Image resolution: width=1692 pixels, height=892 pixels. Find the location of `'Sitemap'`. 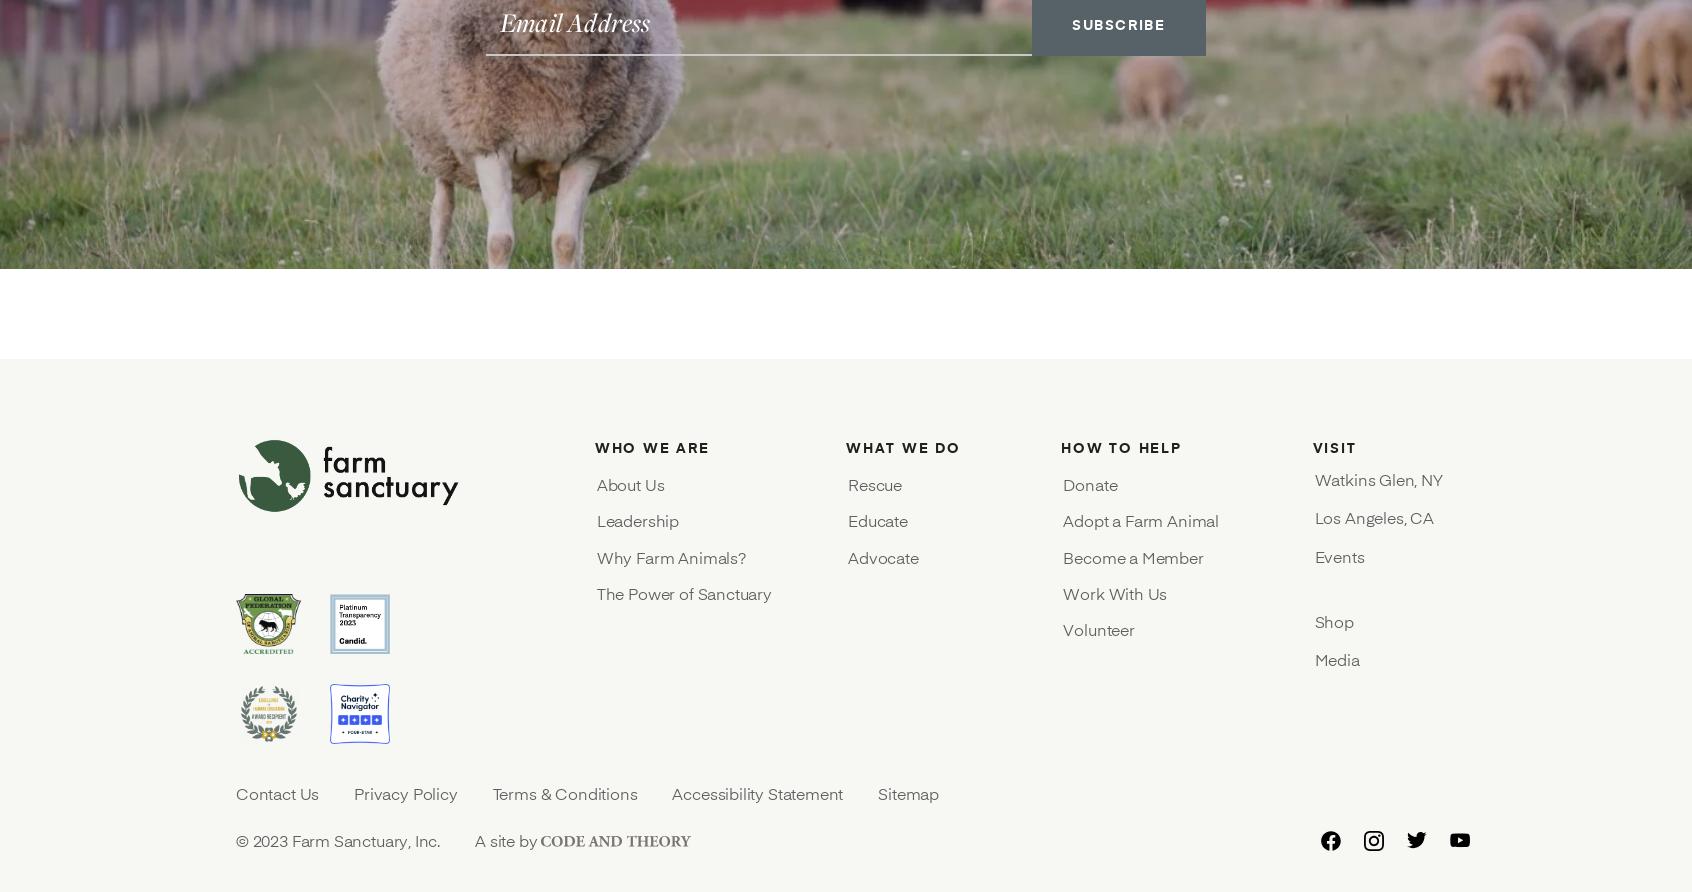

'Sitemap' is located at coordinates (907, 791).